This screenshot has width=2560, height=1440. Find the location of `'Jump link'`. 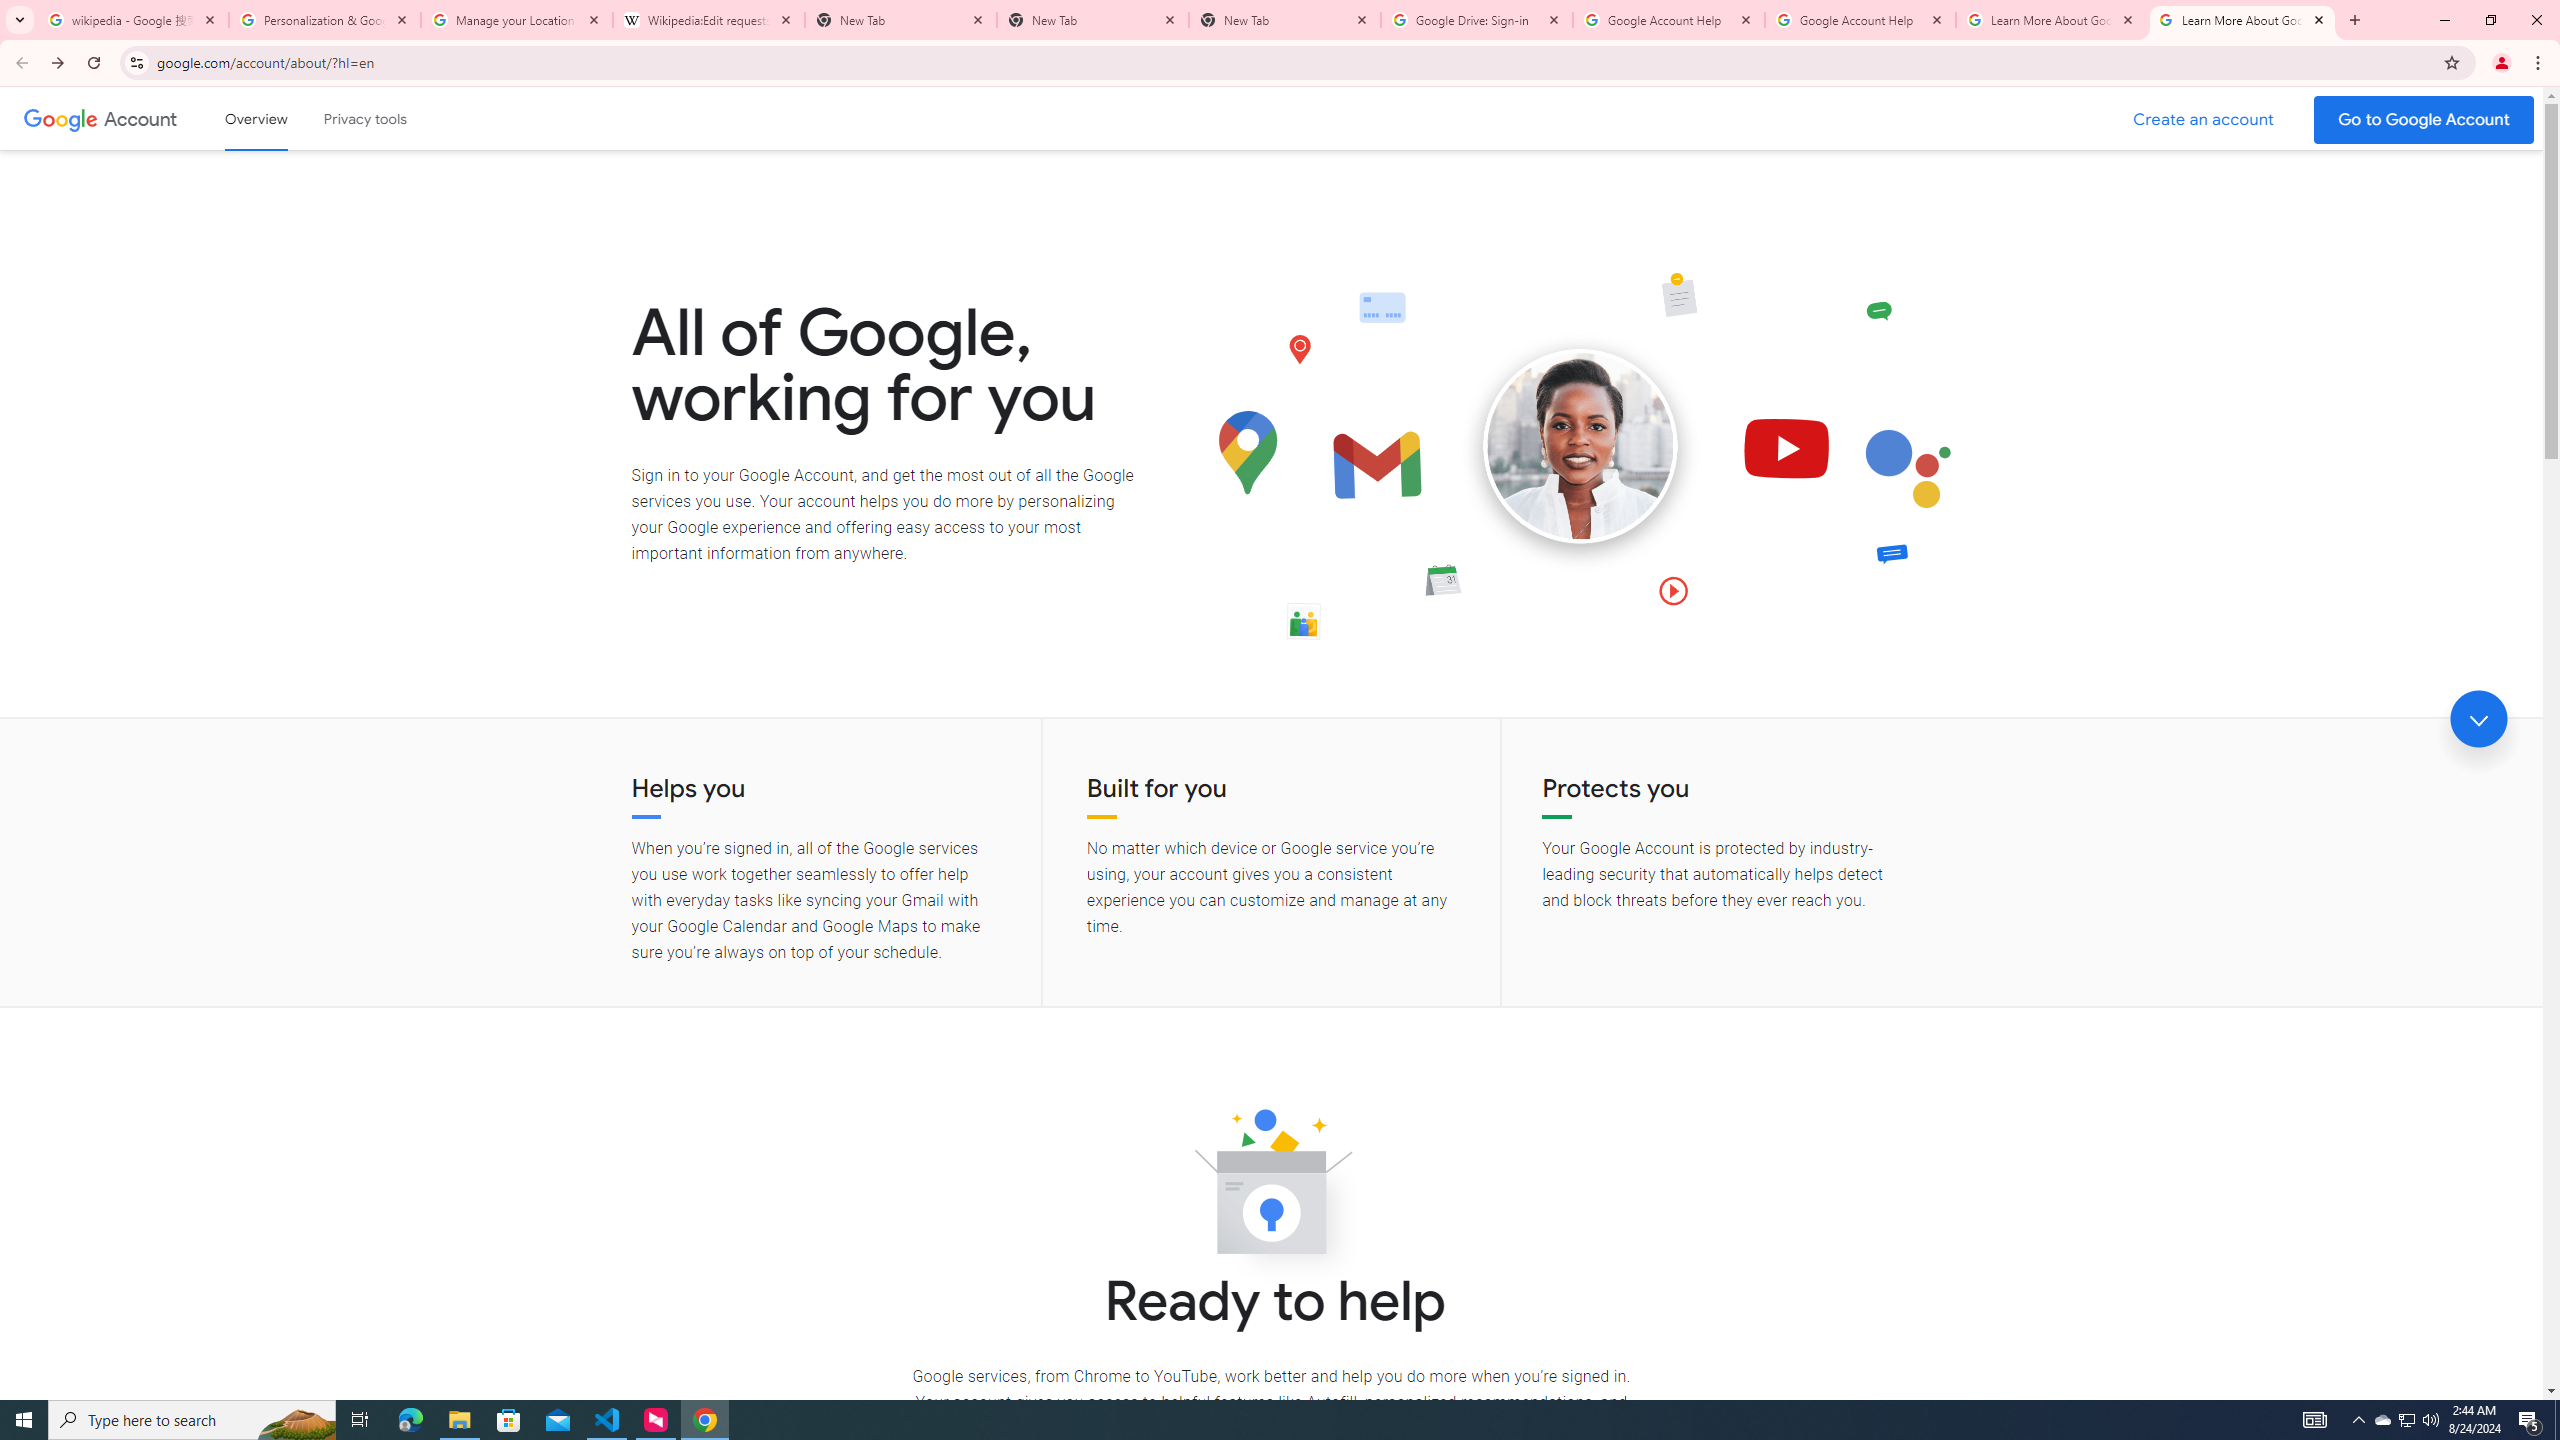

'Jump link' is located at coordinates (2478, 719).